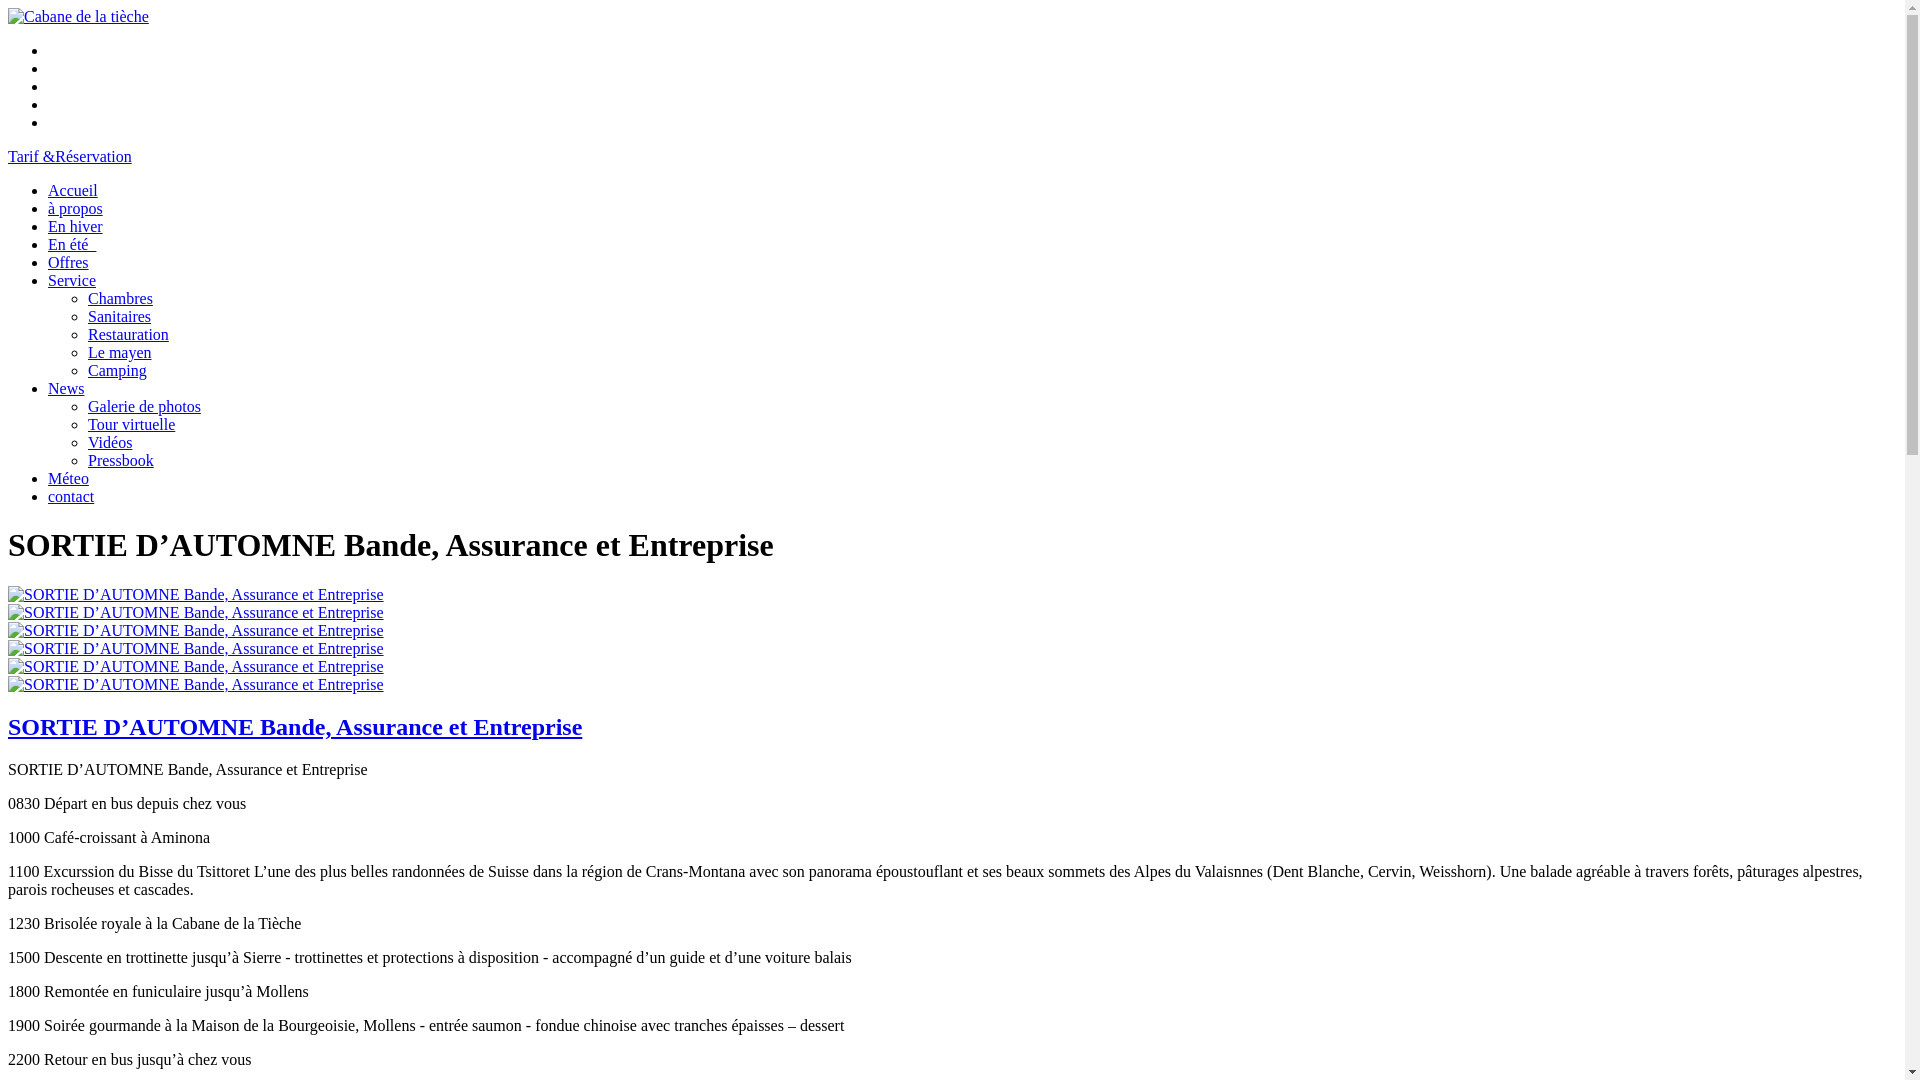  I want to click on 'Camping', so click(116, 370).